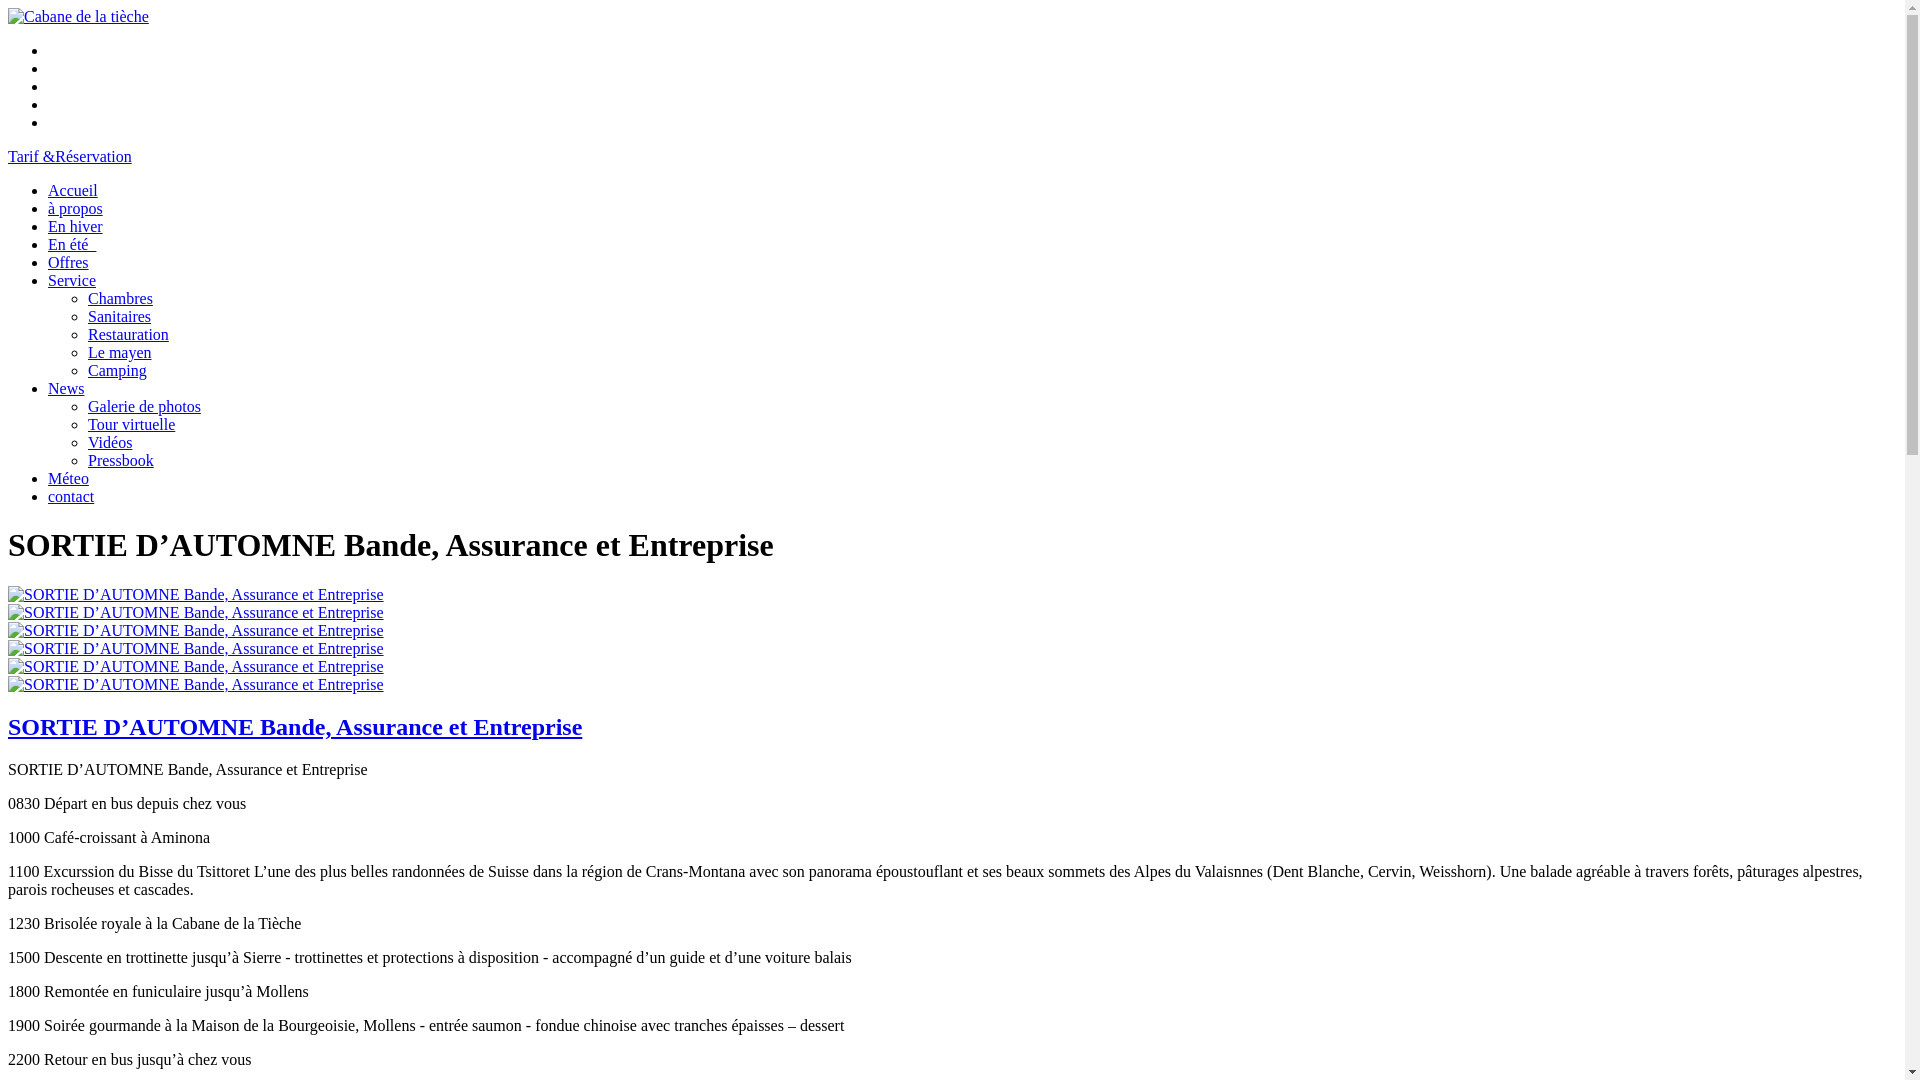  I want to click on 'Camping', so click(116, 370).